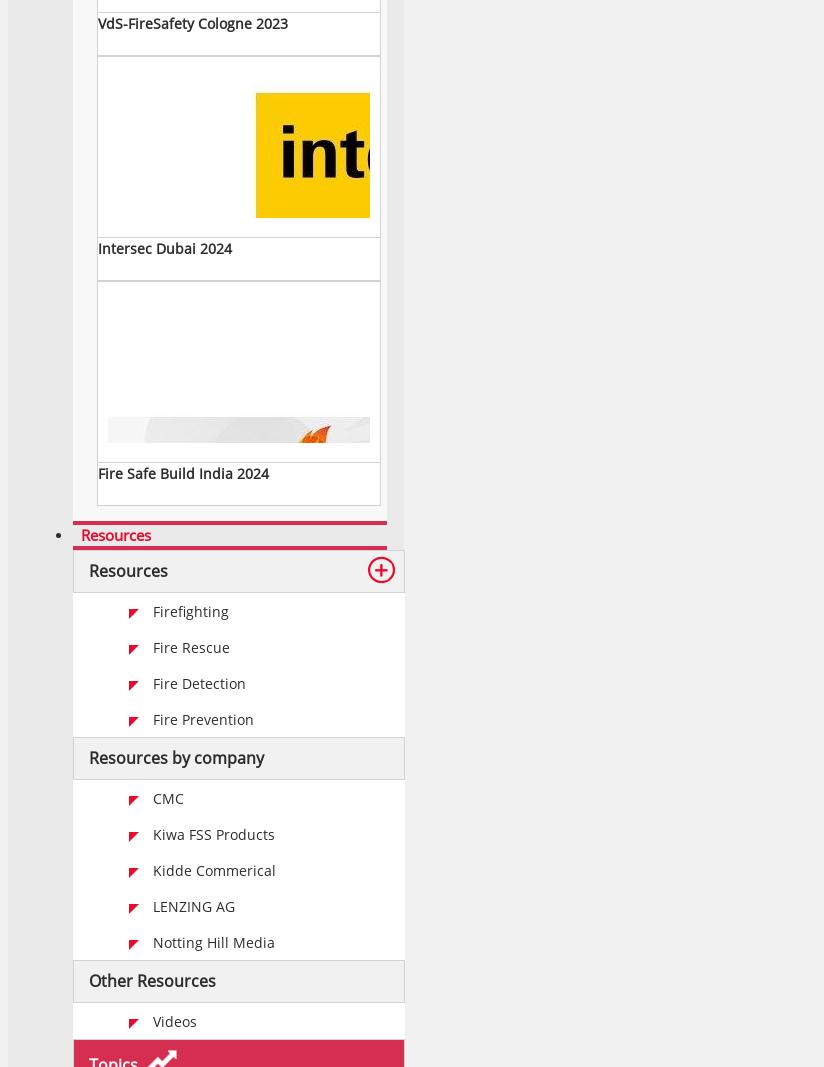 Image resolution: width=824 pixels, height=1067 pixels. I want to click on 'Fire Prevention', so click(203, 718).